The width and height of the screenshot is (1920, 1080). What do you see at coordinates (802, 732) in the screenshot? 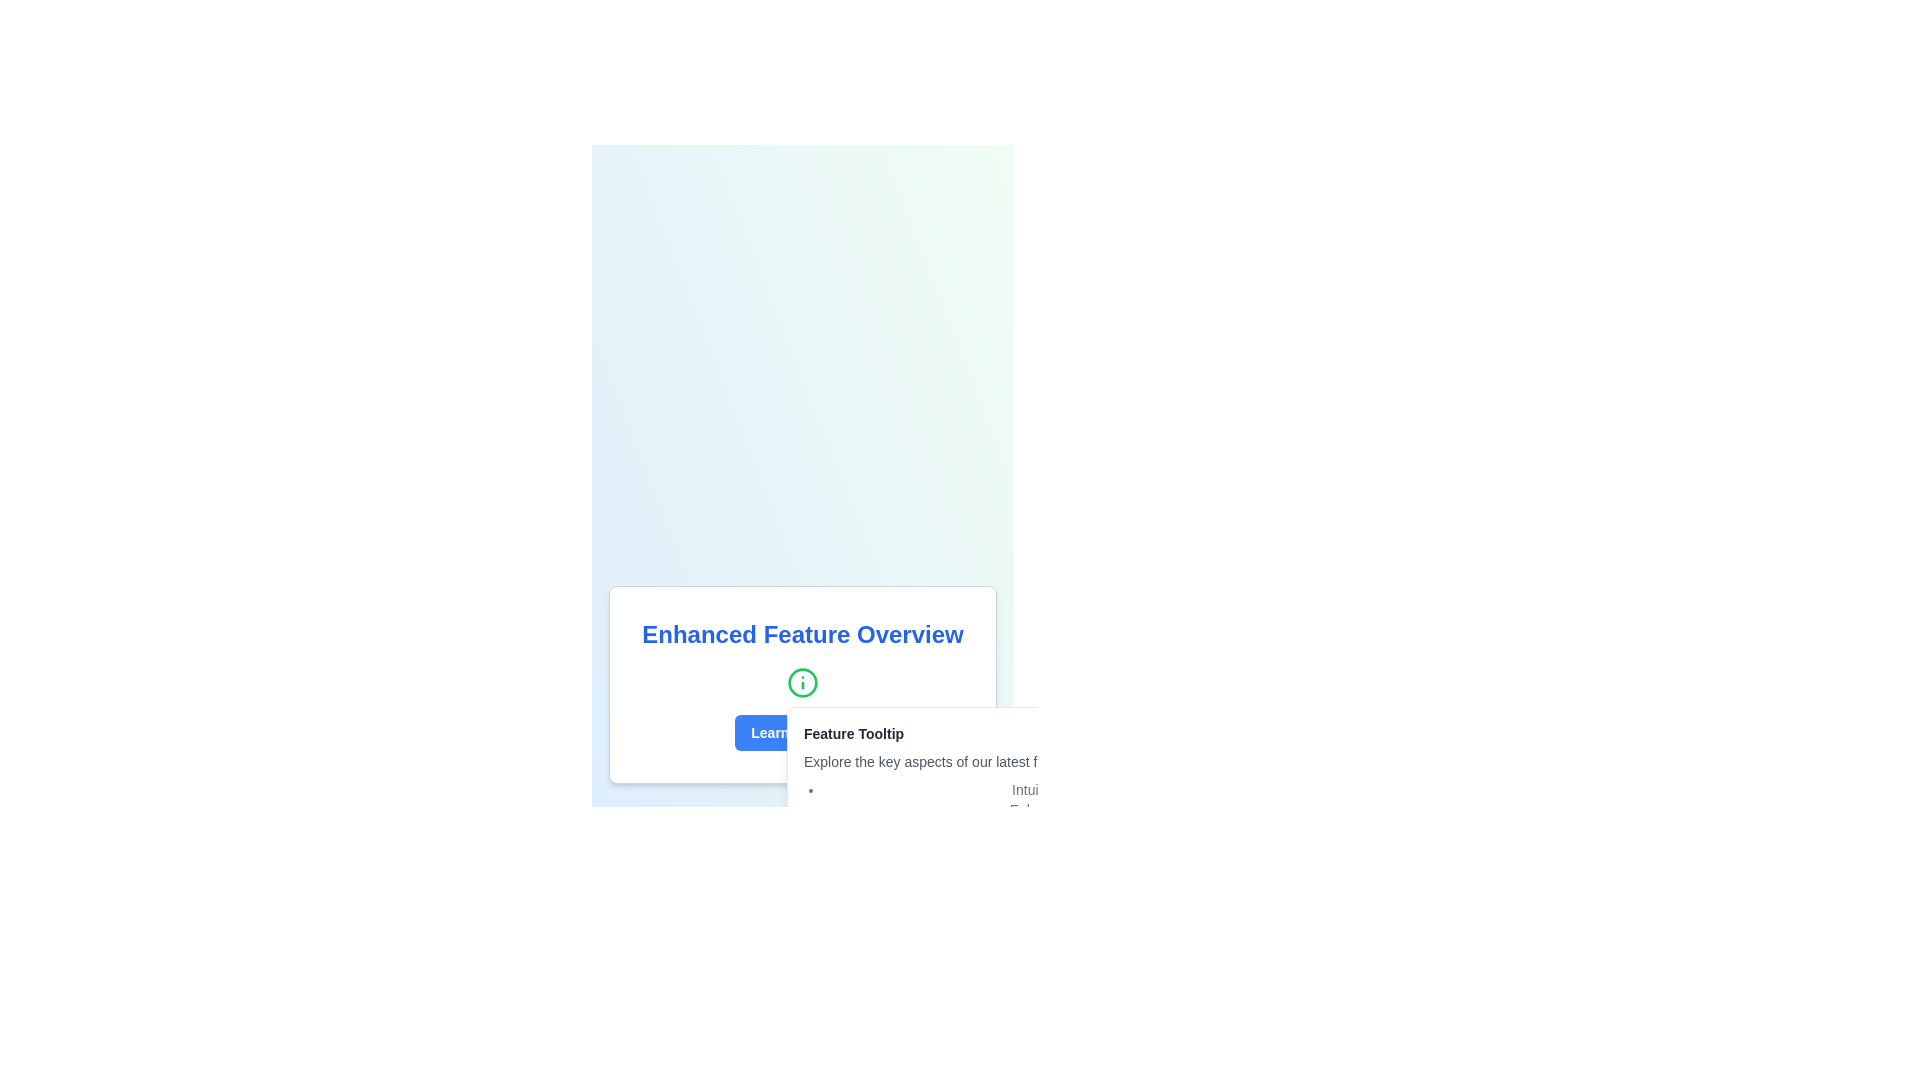
I see `button located at the lower left corner of the 'Enhanced Feature Overview' card, which is designed to provide additional information or navigate to a detailed page about the feature` at bounding box center [802, 732].